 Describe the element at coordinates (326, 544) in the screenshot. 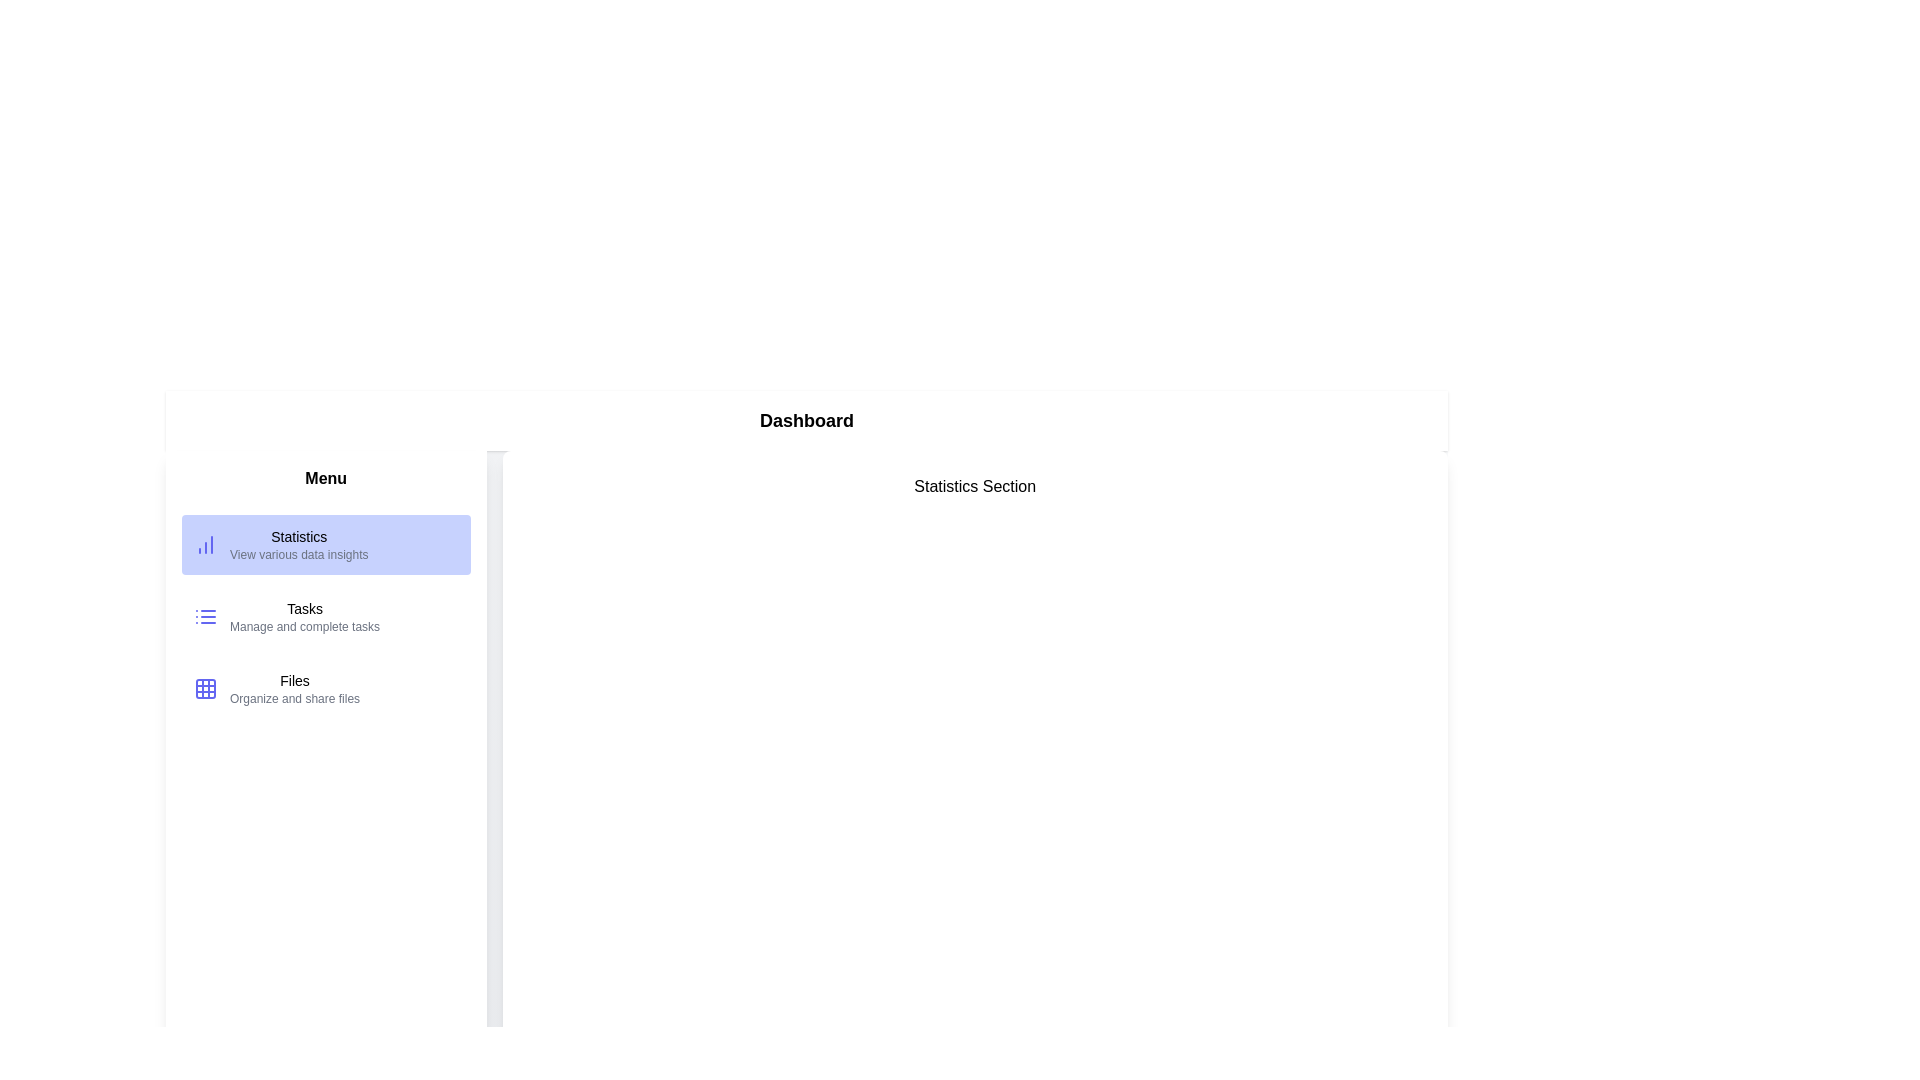

I see `the menu tab labeled Statistics to highlight it` at that location.